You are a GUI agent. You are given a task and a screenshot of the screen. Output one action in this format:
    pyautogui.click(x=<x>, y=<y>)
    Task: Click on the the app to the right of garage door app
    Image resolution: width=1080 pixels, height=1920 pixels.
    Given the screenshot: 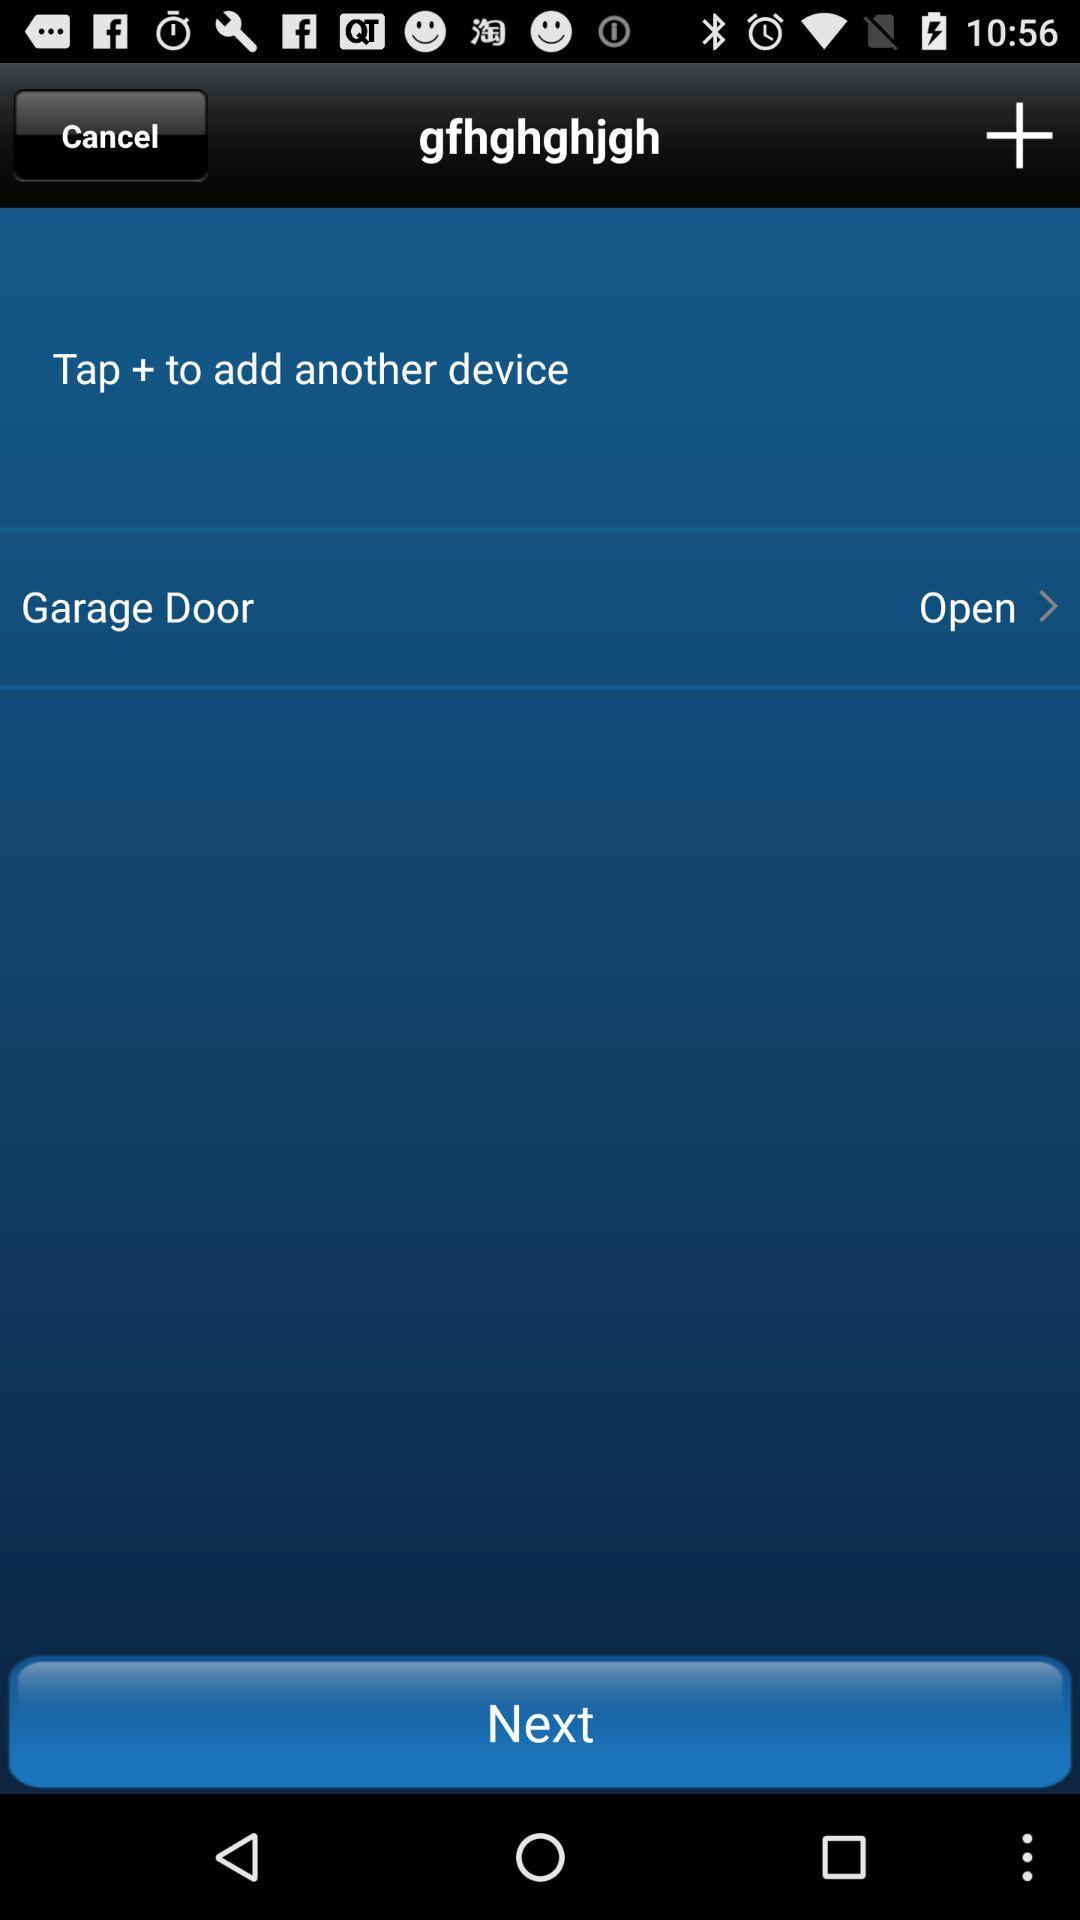 What is the action you would take?
    pyautogui.click(x=966, y=604)
    